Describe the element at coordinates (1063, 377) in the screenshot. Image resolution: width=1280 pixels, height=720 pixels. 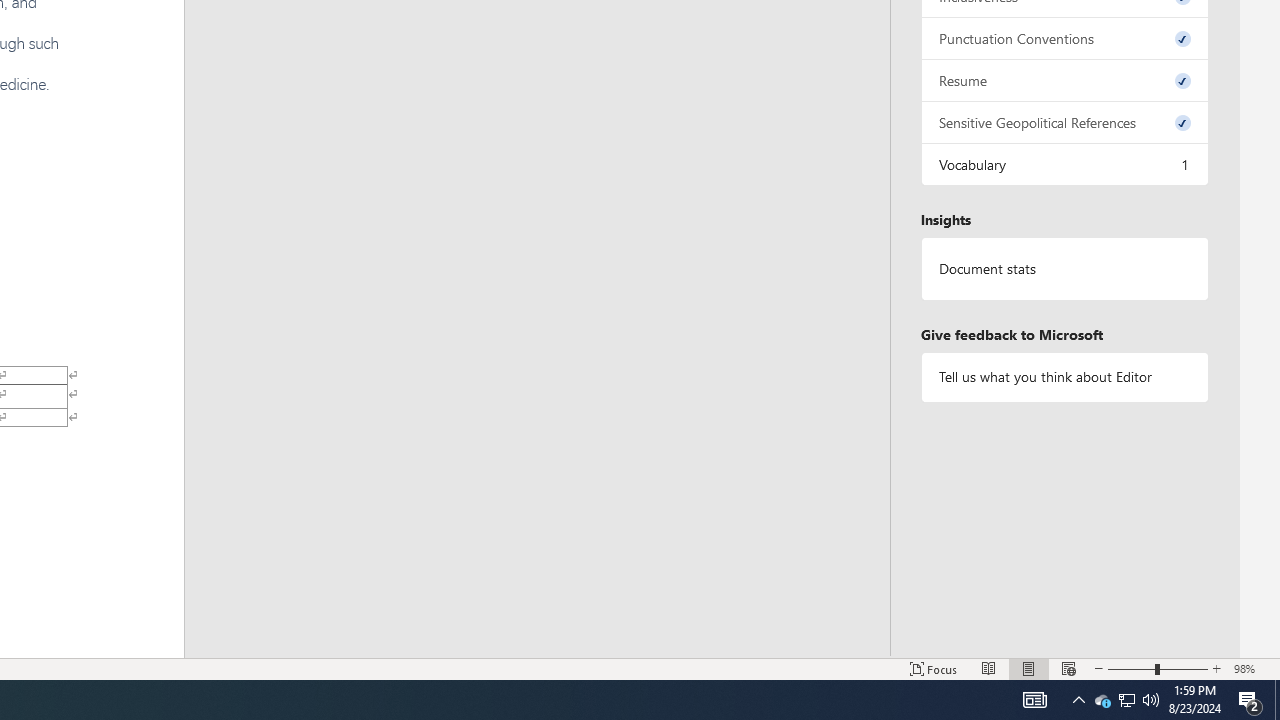
I see `'Tell us what you think about Editor'` at that location.